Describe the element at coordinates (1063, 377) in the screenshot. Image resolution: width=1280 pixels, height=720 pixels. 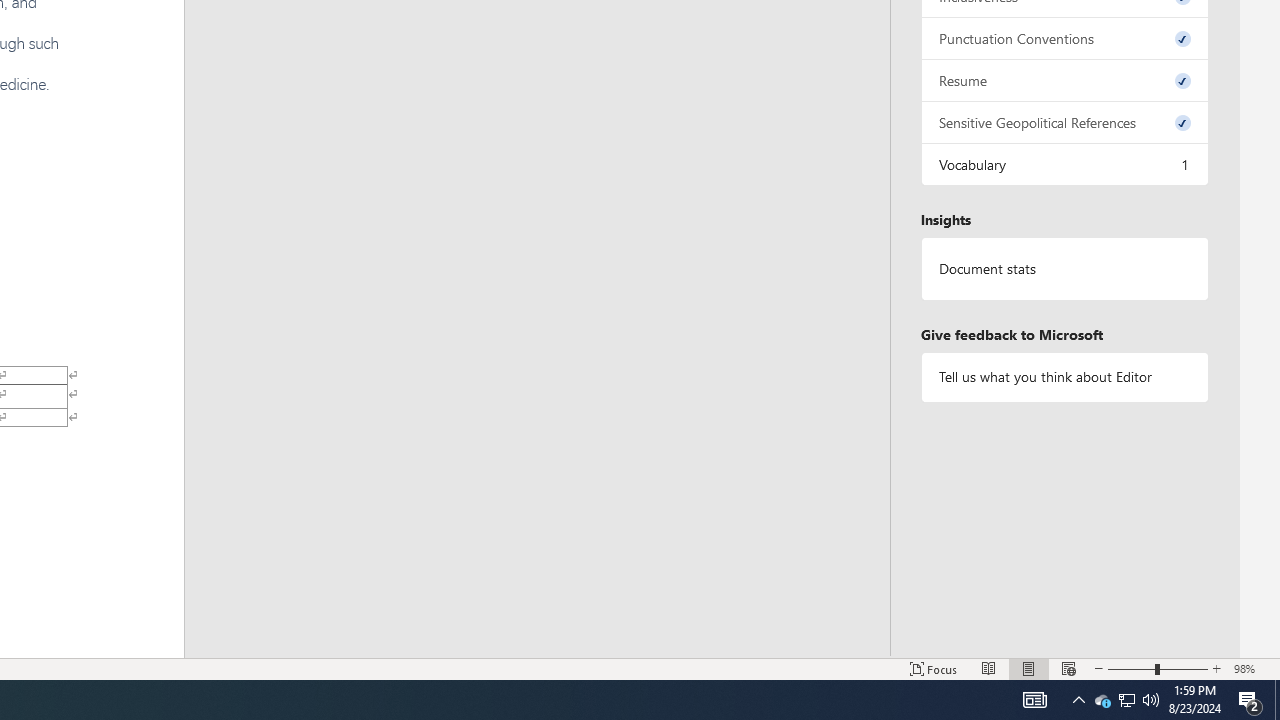
I see `'Tell us what you think about Editor'` at that location.